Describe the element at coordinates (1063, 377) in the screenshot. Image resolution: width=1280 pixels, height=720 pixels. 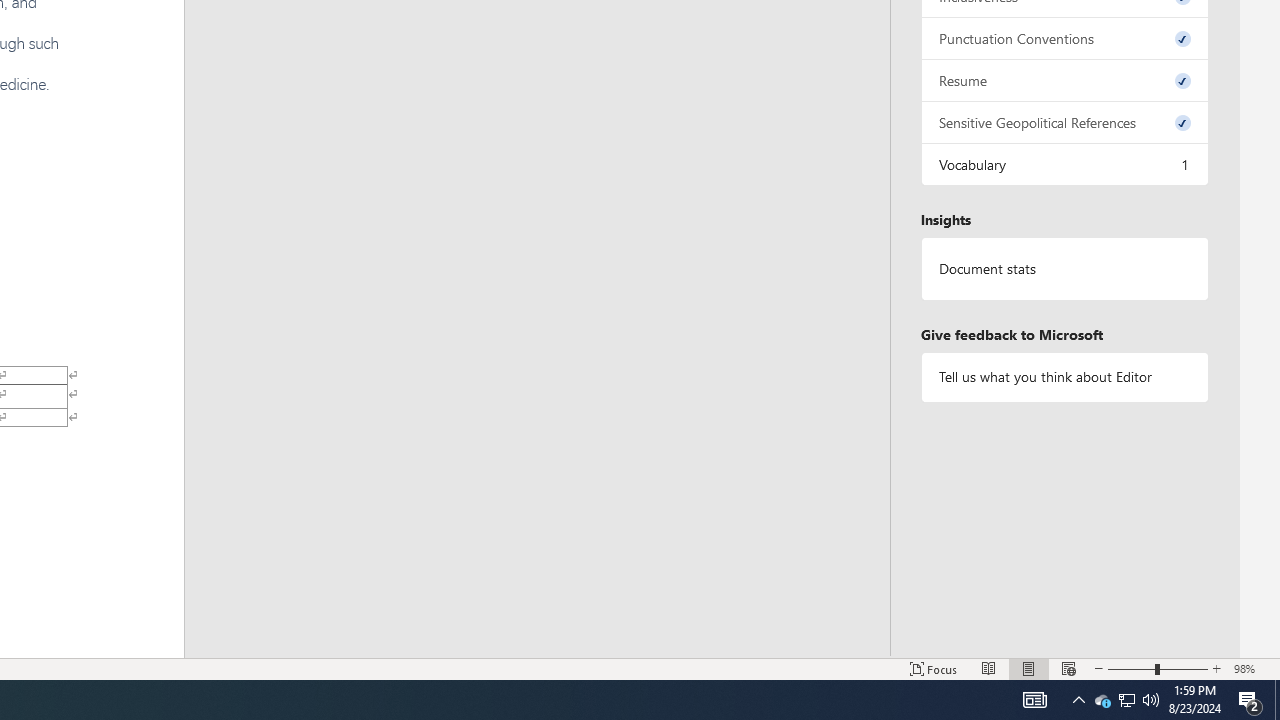
I see `'Tell us what you think about Editor'` at that location.